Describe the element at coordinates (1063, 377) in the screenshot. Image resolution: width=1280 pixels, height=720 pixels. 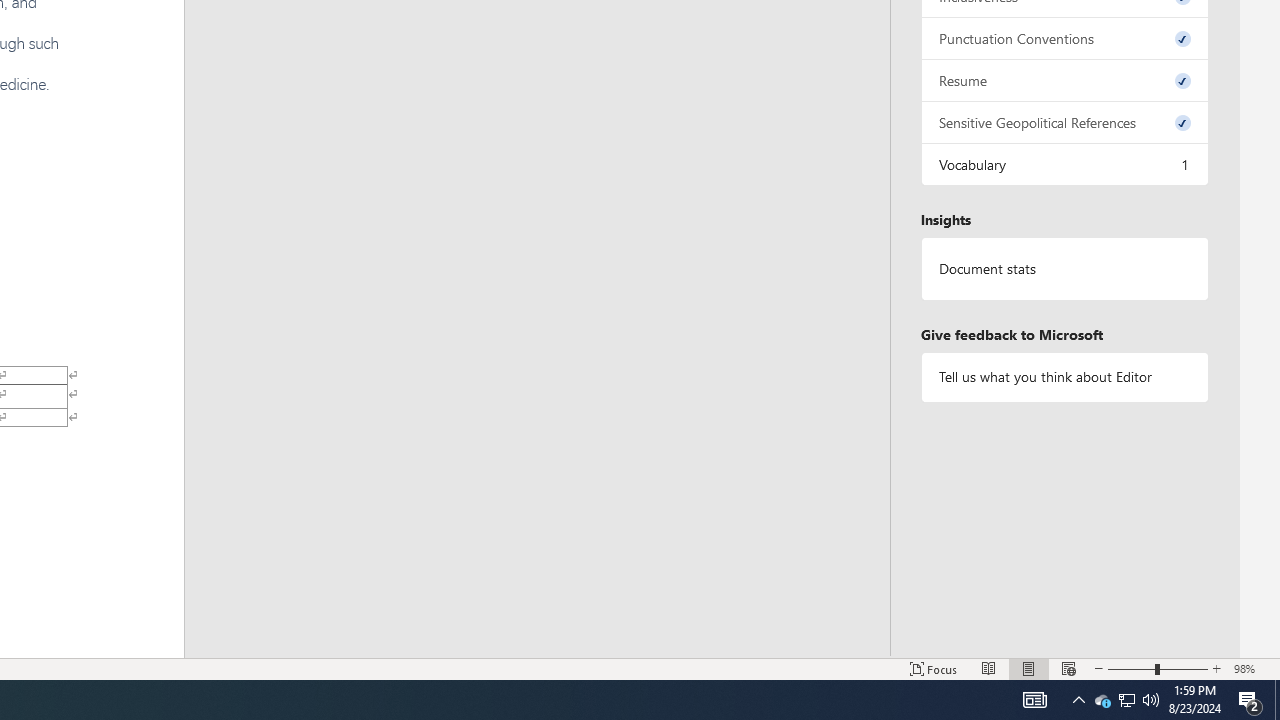
I see `'Tell us what you think about Editor'` at that location.